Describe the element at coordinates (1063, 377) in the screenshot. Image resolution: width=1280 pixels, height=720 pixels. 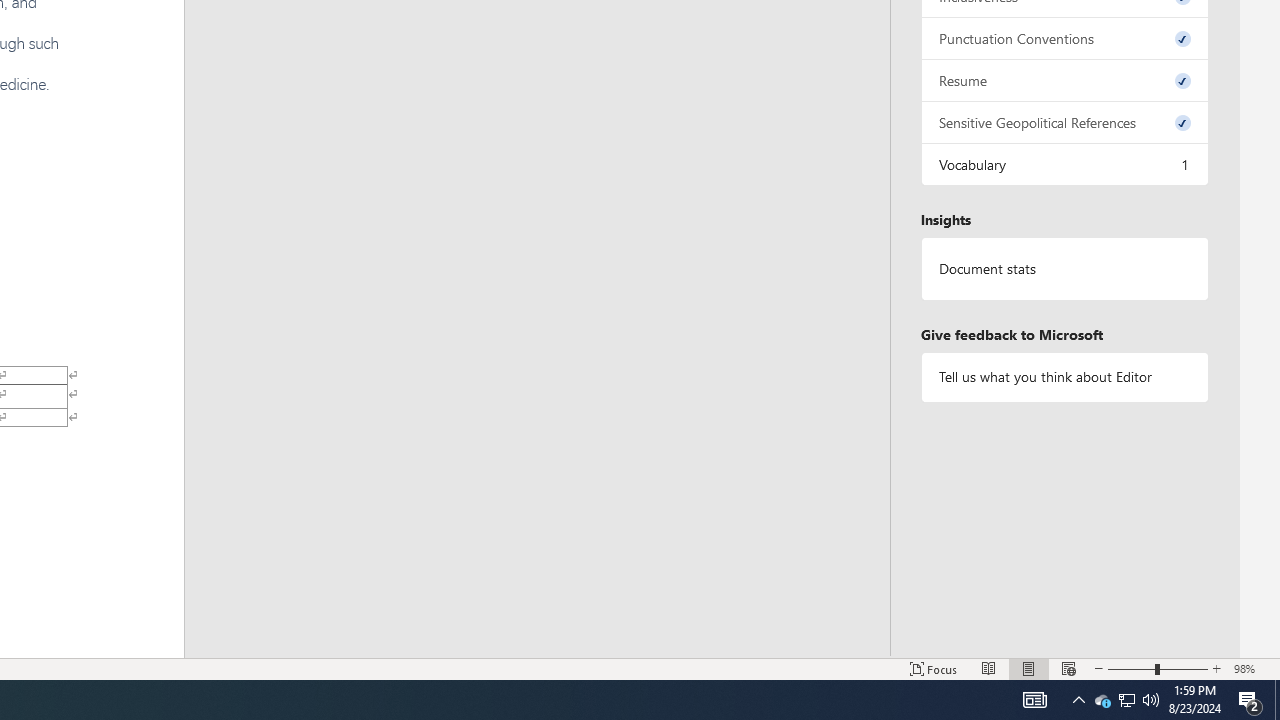
I see `'Tell us what you think about Editor'` at that location.